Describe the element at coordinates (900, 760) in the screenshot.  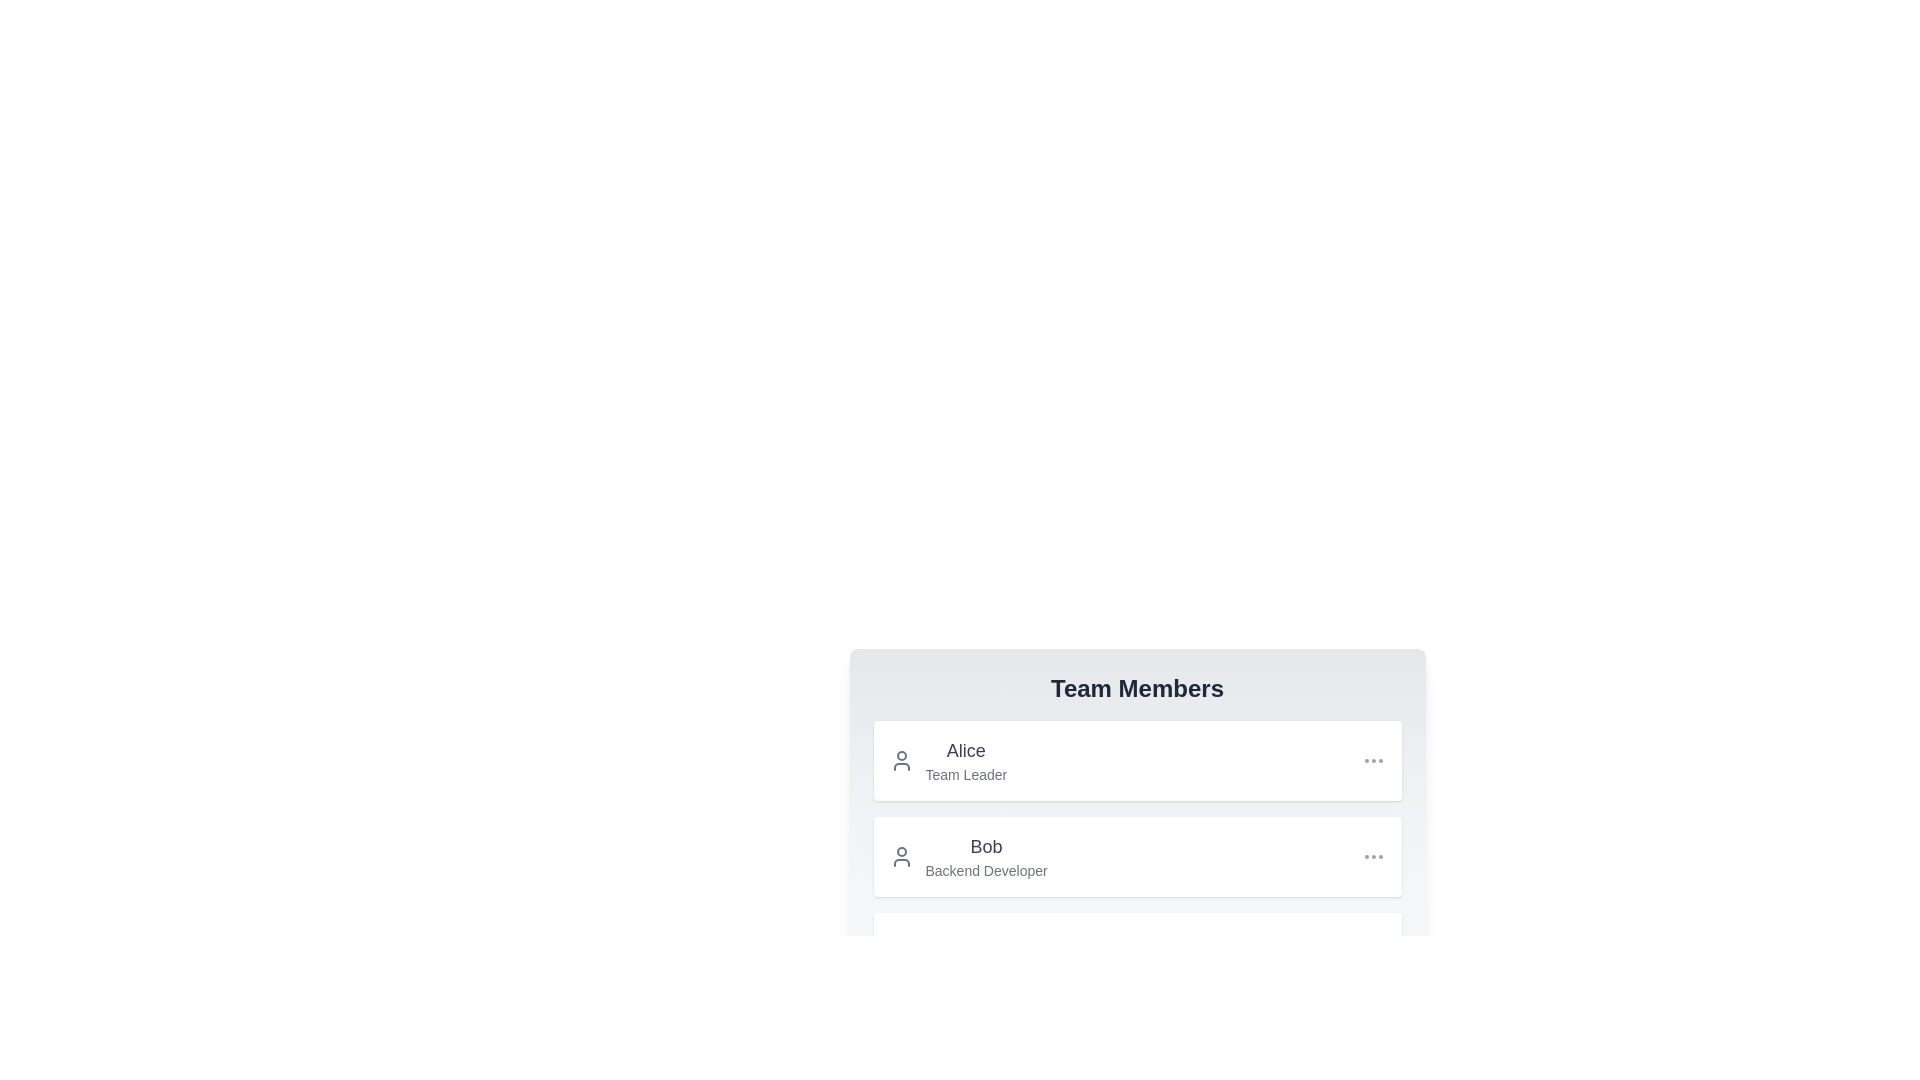
I see `the user icon corresponding to Alice` at that location.